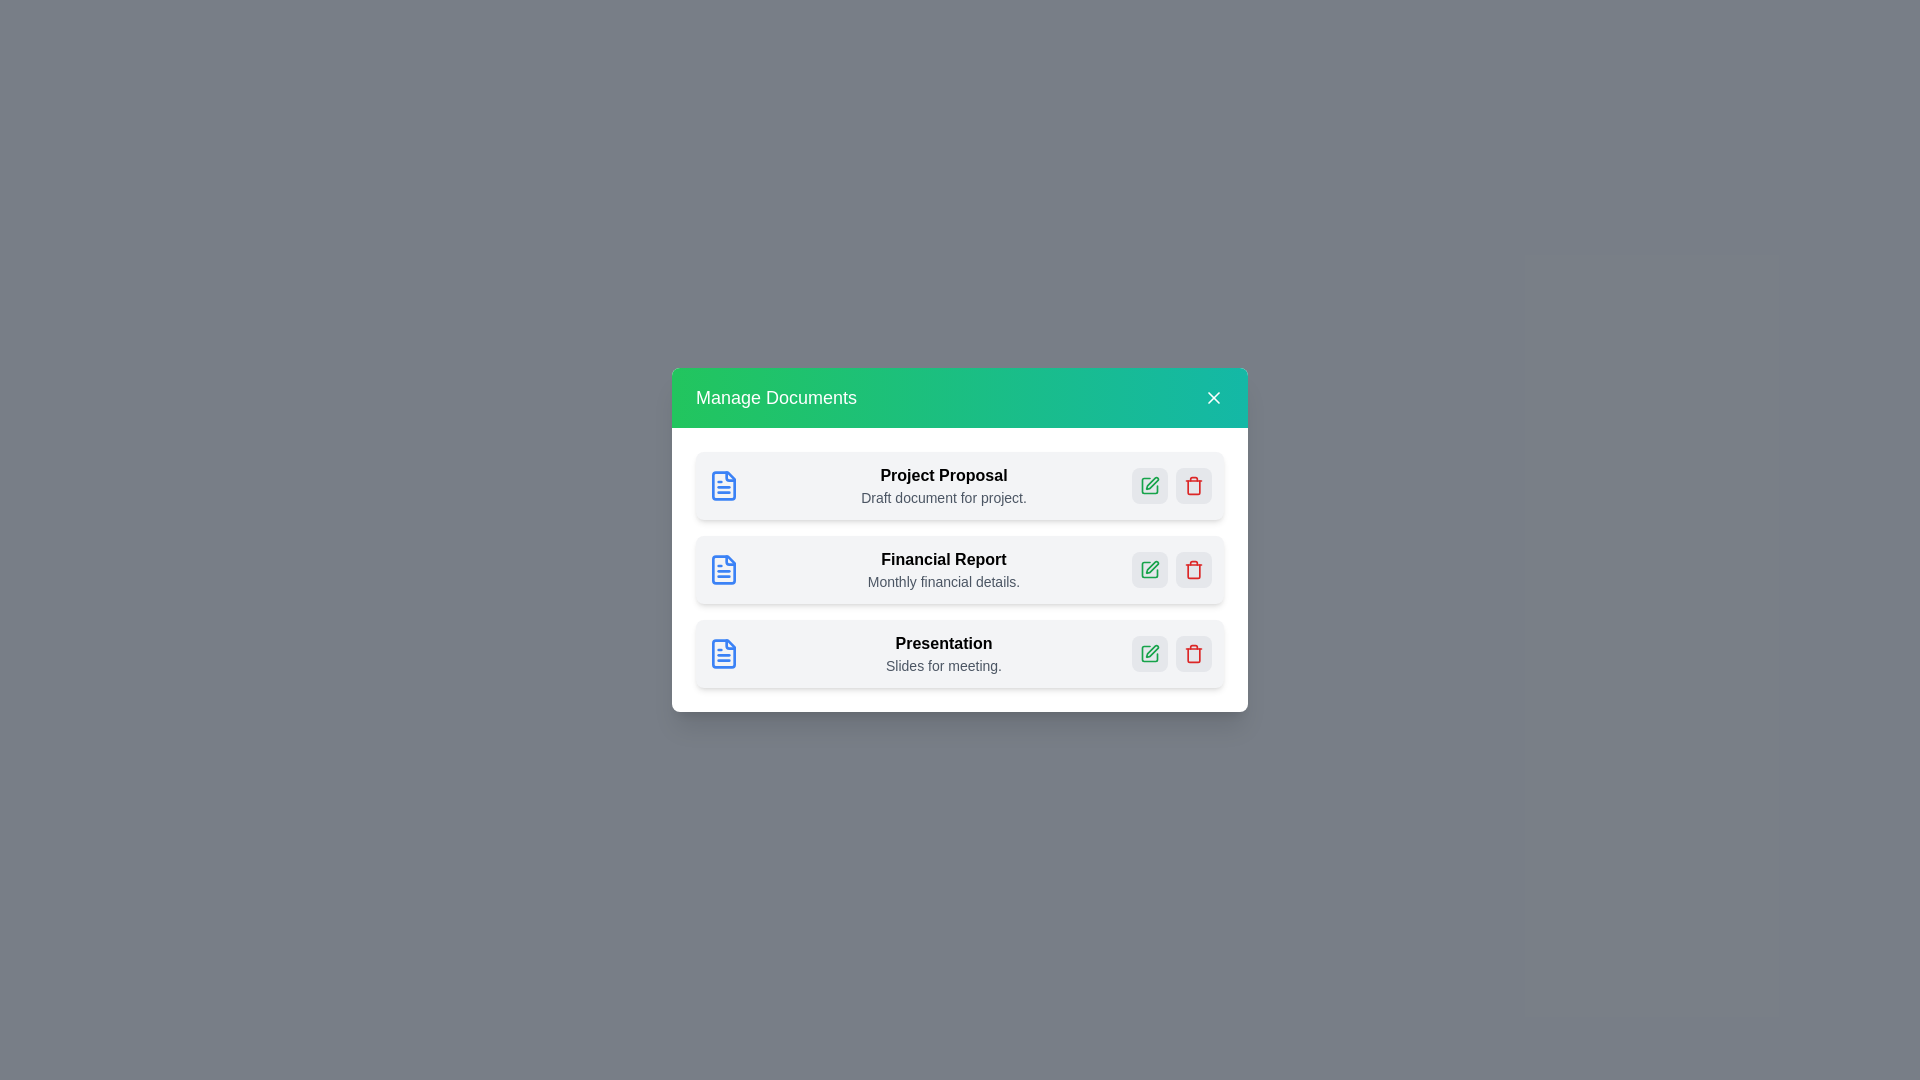 The width and height of the screenshot is (1920, 1080). I want to click on edit button for the document named Financial Report, so click(1150, 570).